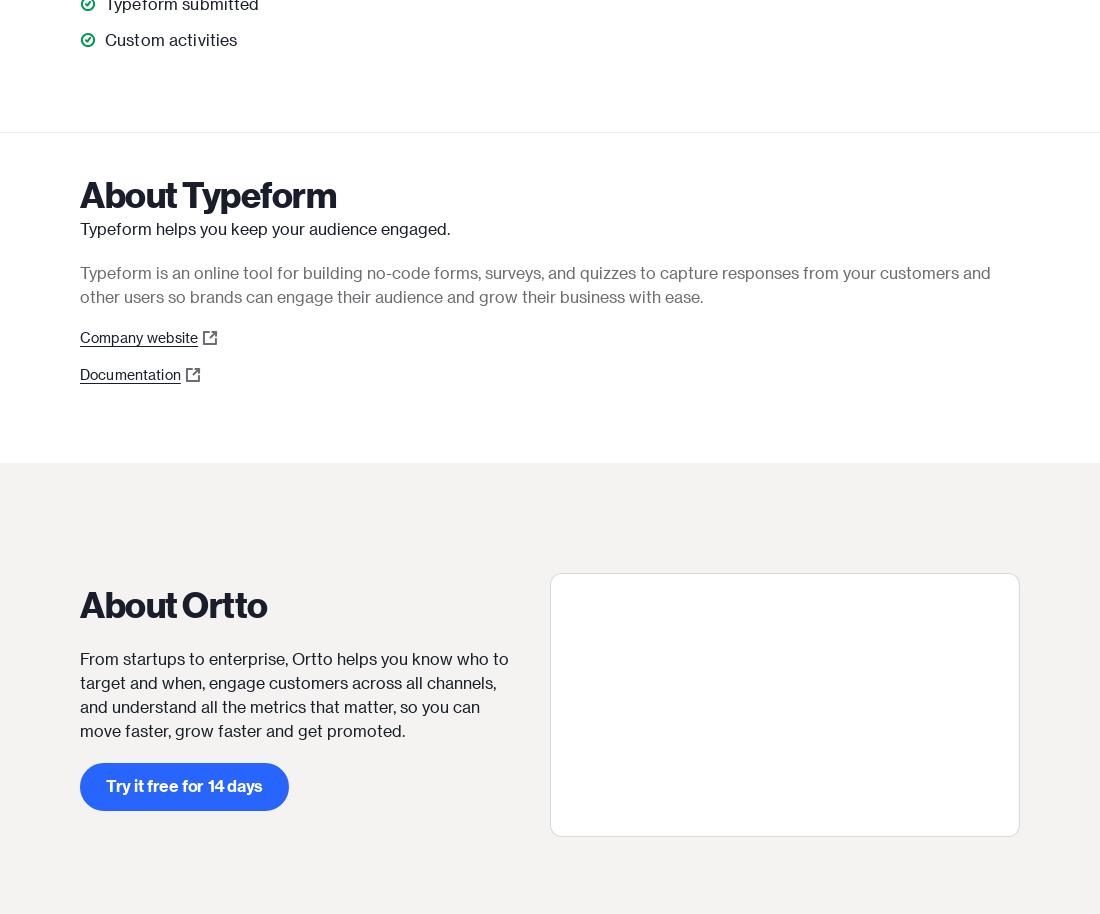 The image size is (1100, 914). Describe the element at coordinates (293, 693) in the screenshot. I see `'From startups to enterprise, Ortto helps you know who to target and when, engage customers across all channels, and understand all the metrics that matter, so you can move faster, grow faster and get promoted.'` at that location.